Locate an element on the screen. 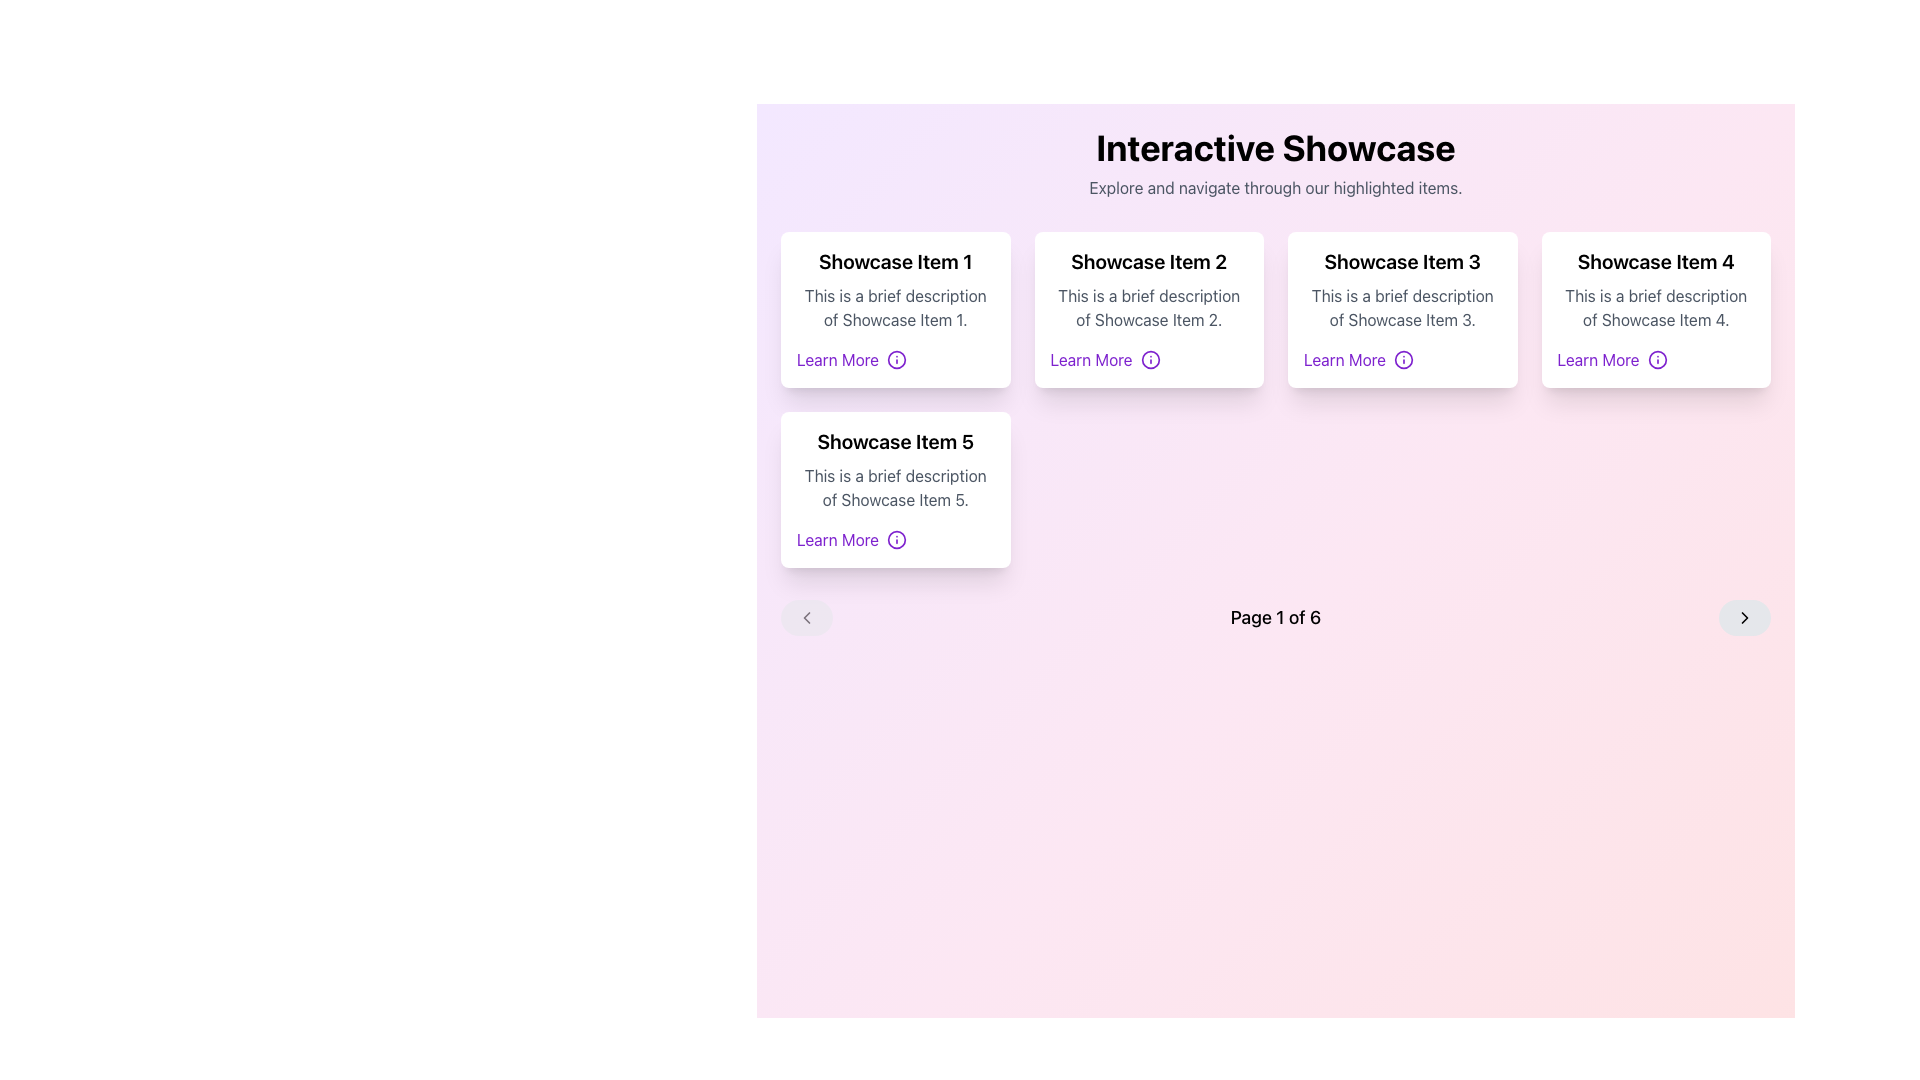 Image resolution: width=1920 pixels, height=1080 pixels. the informational text block displaying the title and description of the second showcase item to potentially reveal tooltips or additional effects is located at coordinates (1149, 289).